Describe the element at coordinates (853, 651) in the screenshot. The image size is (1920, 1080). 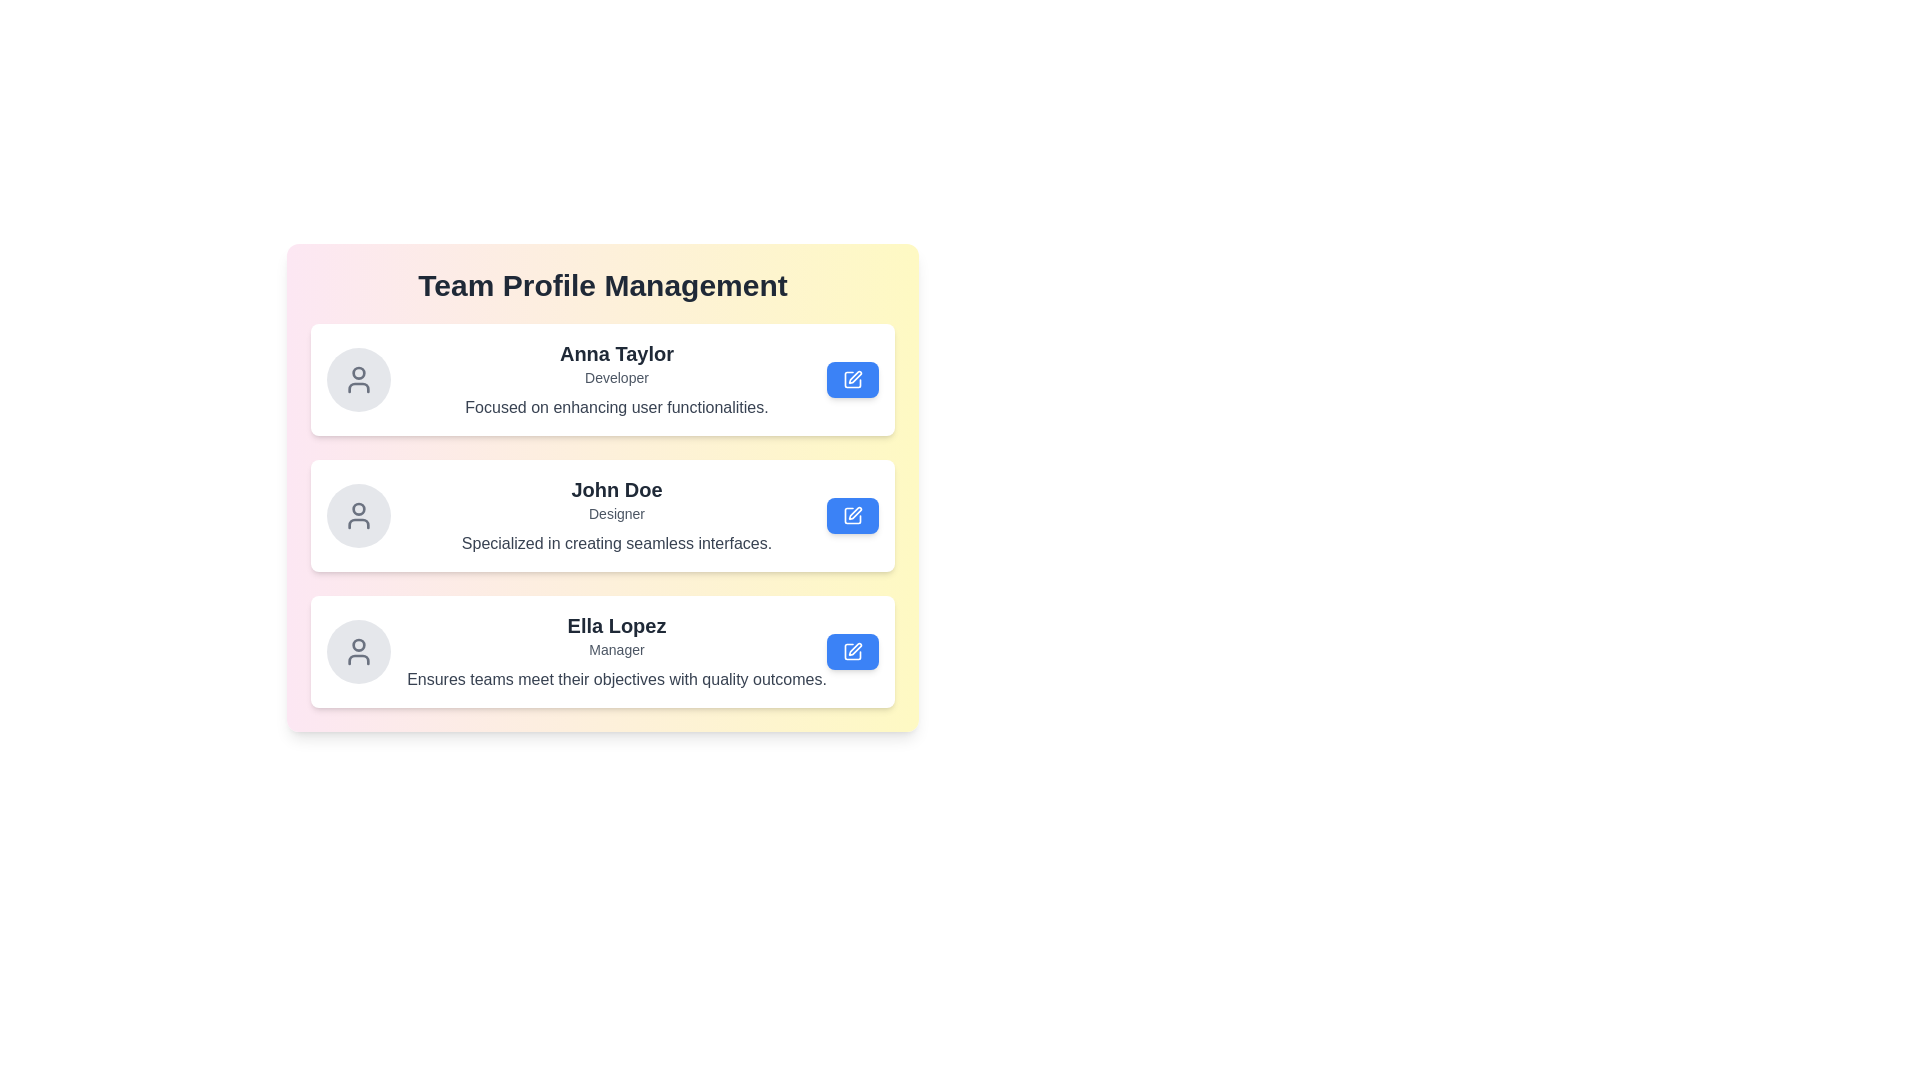
I see `the edit button for the profile of Ella Lopez` at that location.